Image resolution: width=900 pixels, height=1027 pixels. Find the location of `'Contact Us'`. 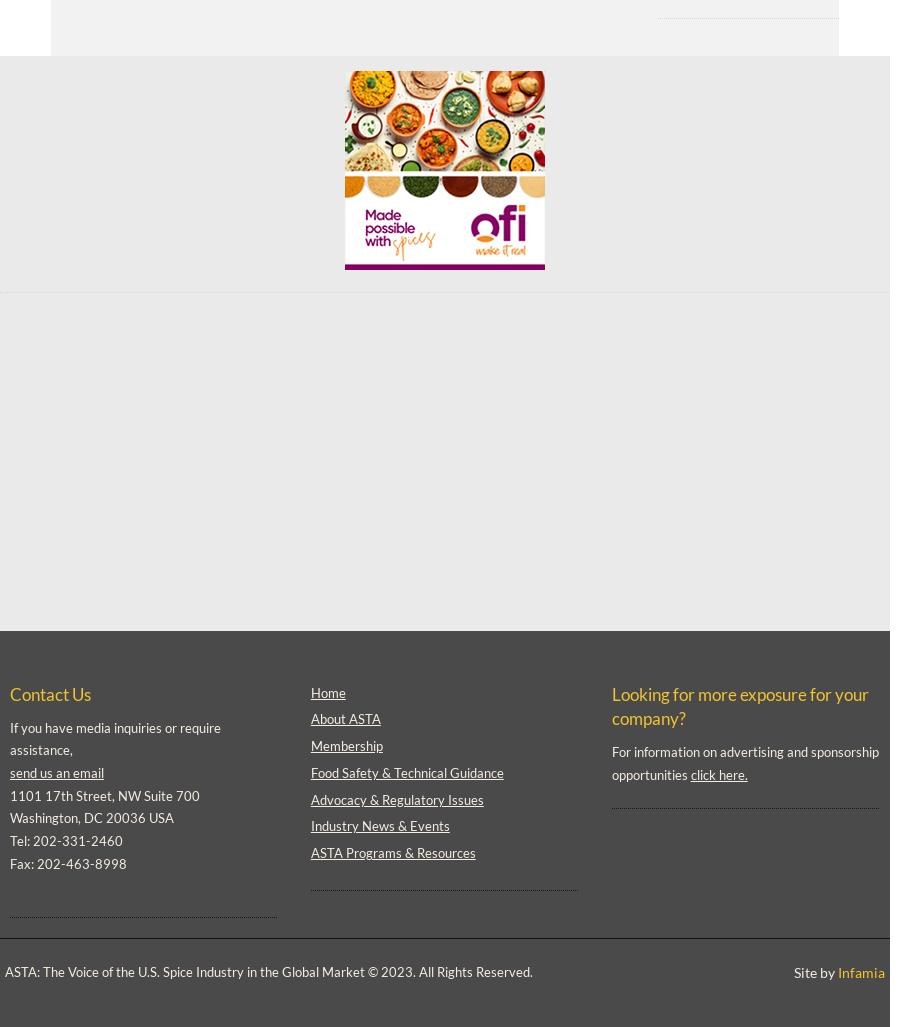

'Contact Us' is located at coordinates (49, 693).